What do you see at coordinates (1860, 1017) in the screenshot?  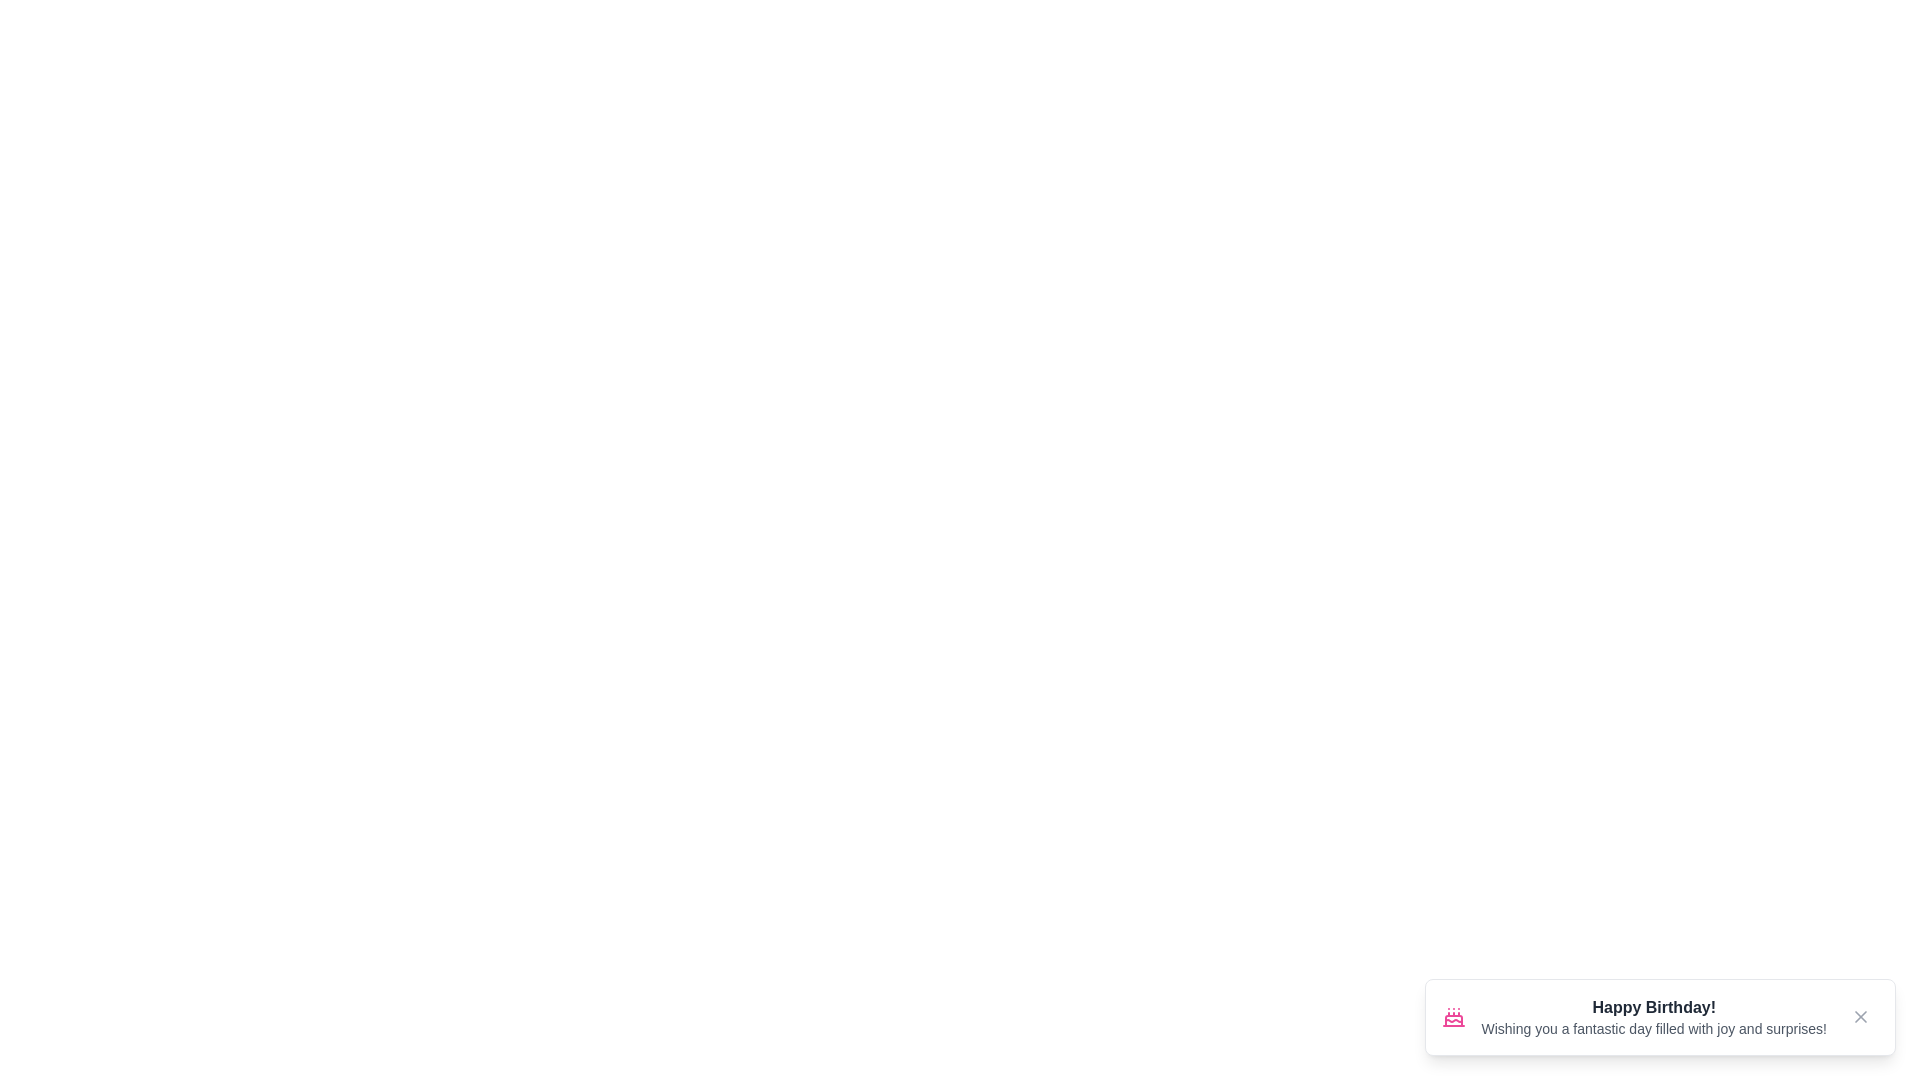 I see `the close button to dismiss the notification` at bounding box center [1860, 1017].